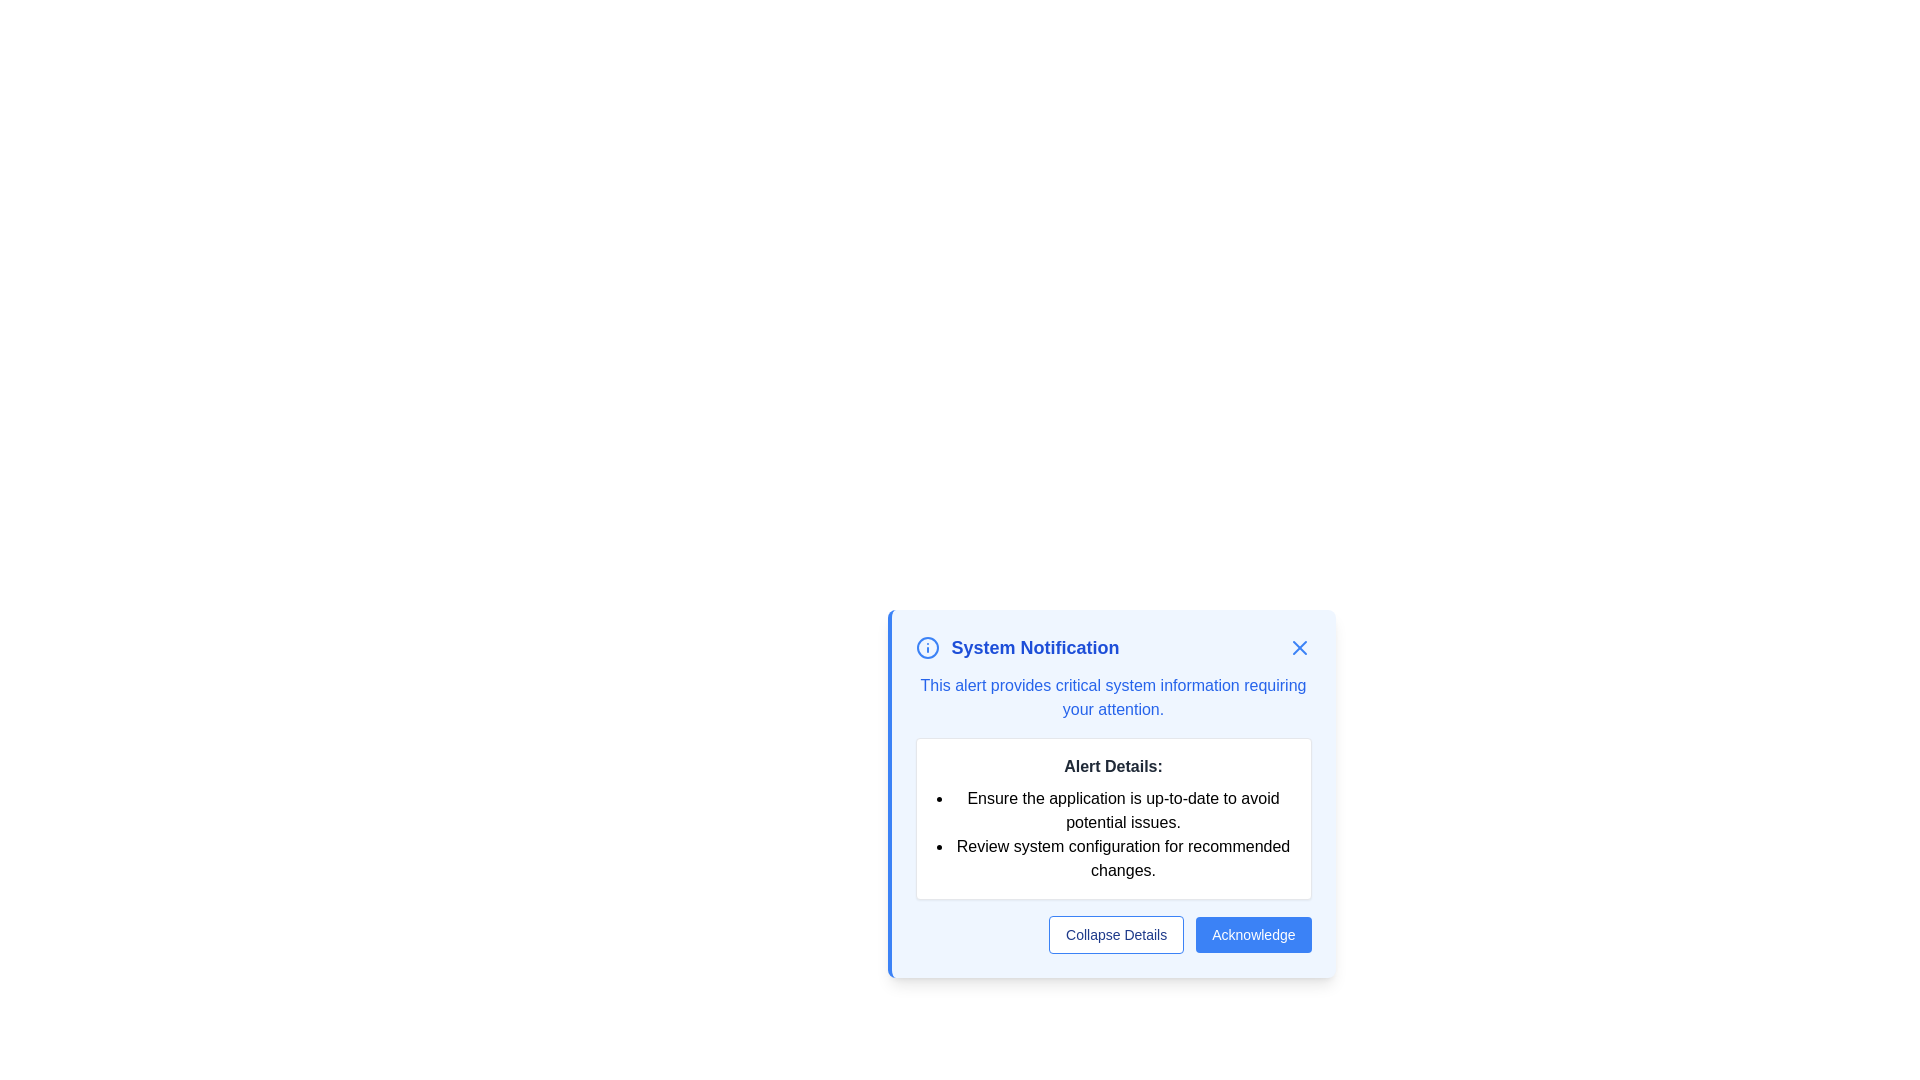 The image size is (1920, 1080). I want to click on the 'Collapse Details' button, which is a rectangular button with blue text on a white background, located at the bottom-left side of the notification dialog, so click(1115, 934).